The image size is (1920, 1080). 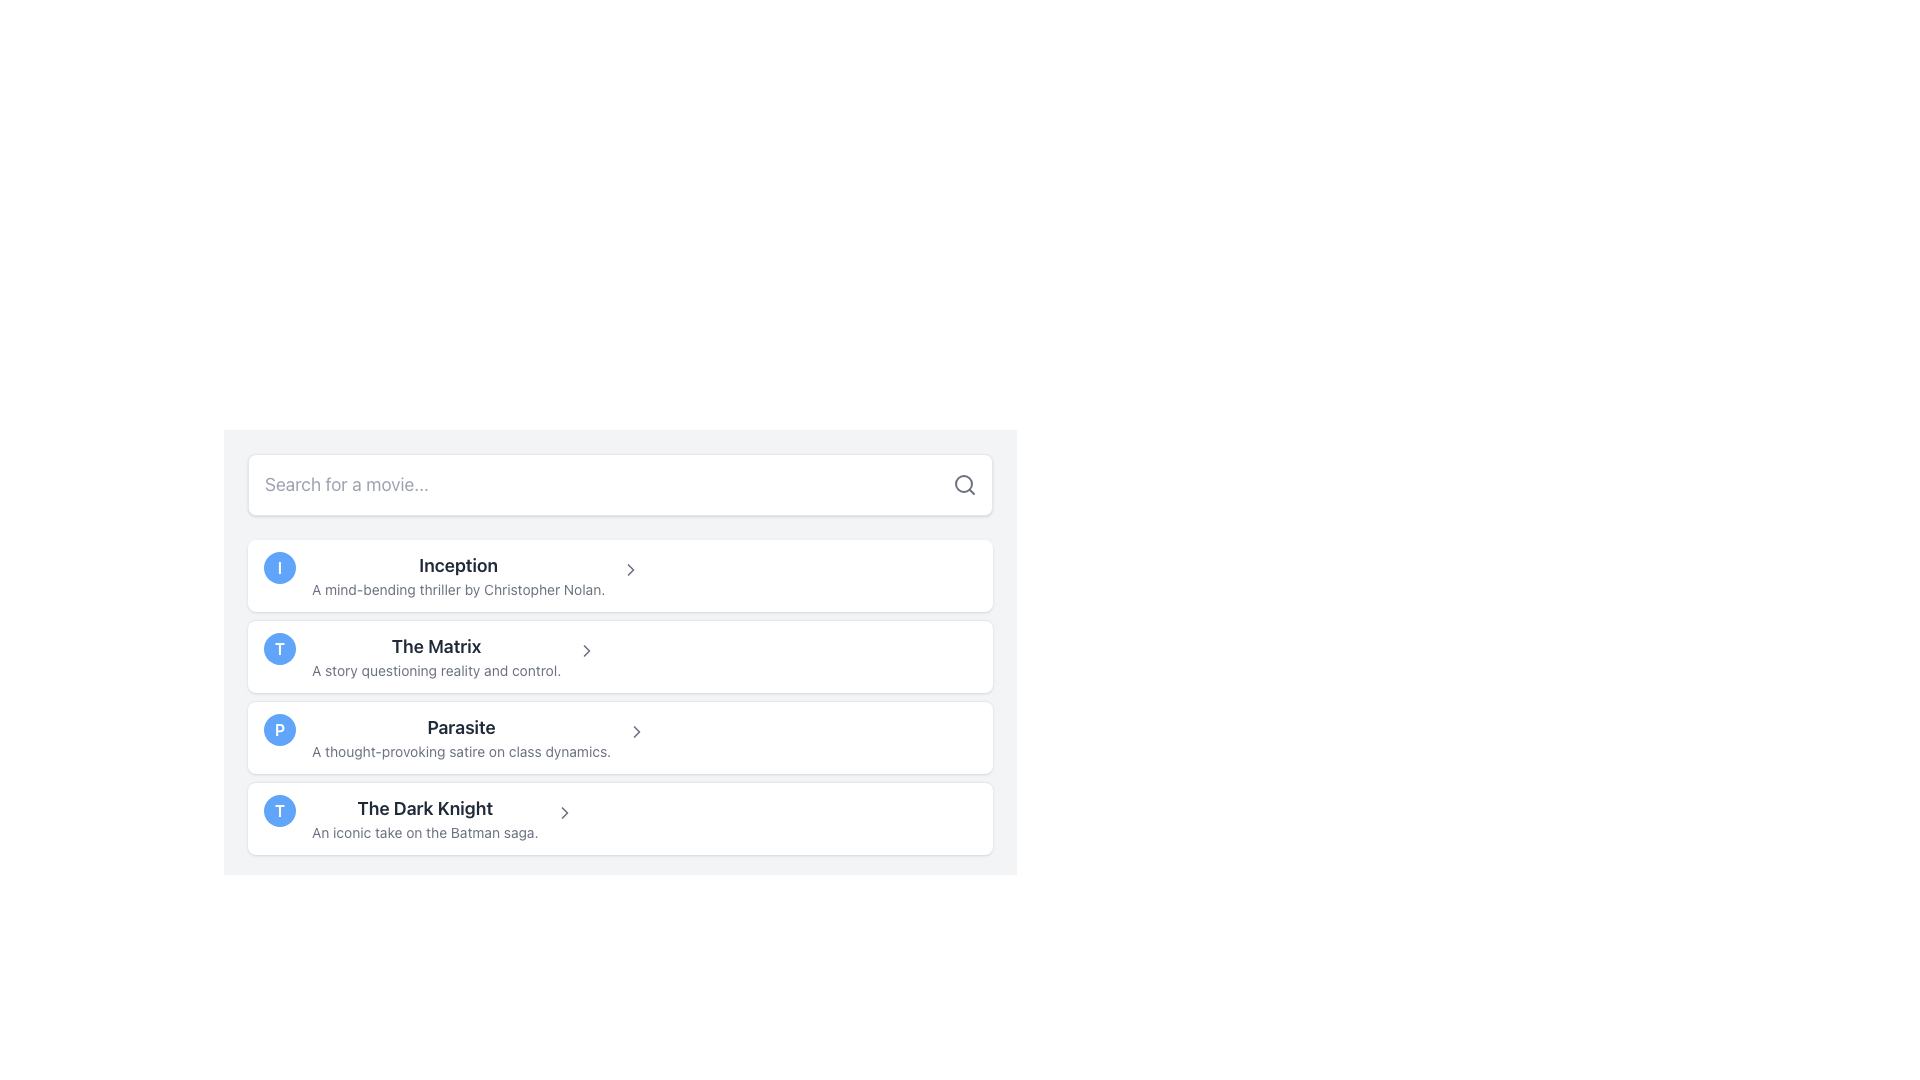 I want to click on the movie title in the third entry of the movie list, so click(x=424, y=818).